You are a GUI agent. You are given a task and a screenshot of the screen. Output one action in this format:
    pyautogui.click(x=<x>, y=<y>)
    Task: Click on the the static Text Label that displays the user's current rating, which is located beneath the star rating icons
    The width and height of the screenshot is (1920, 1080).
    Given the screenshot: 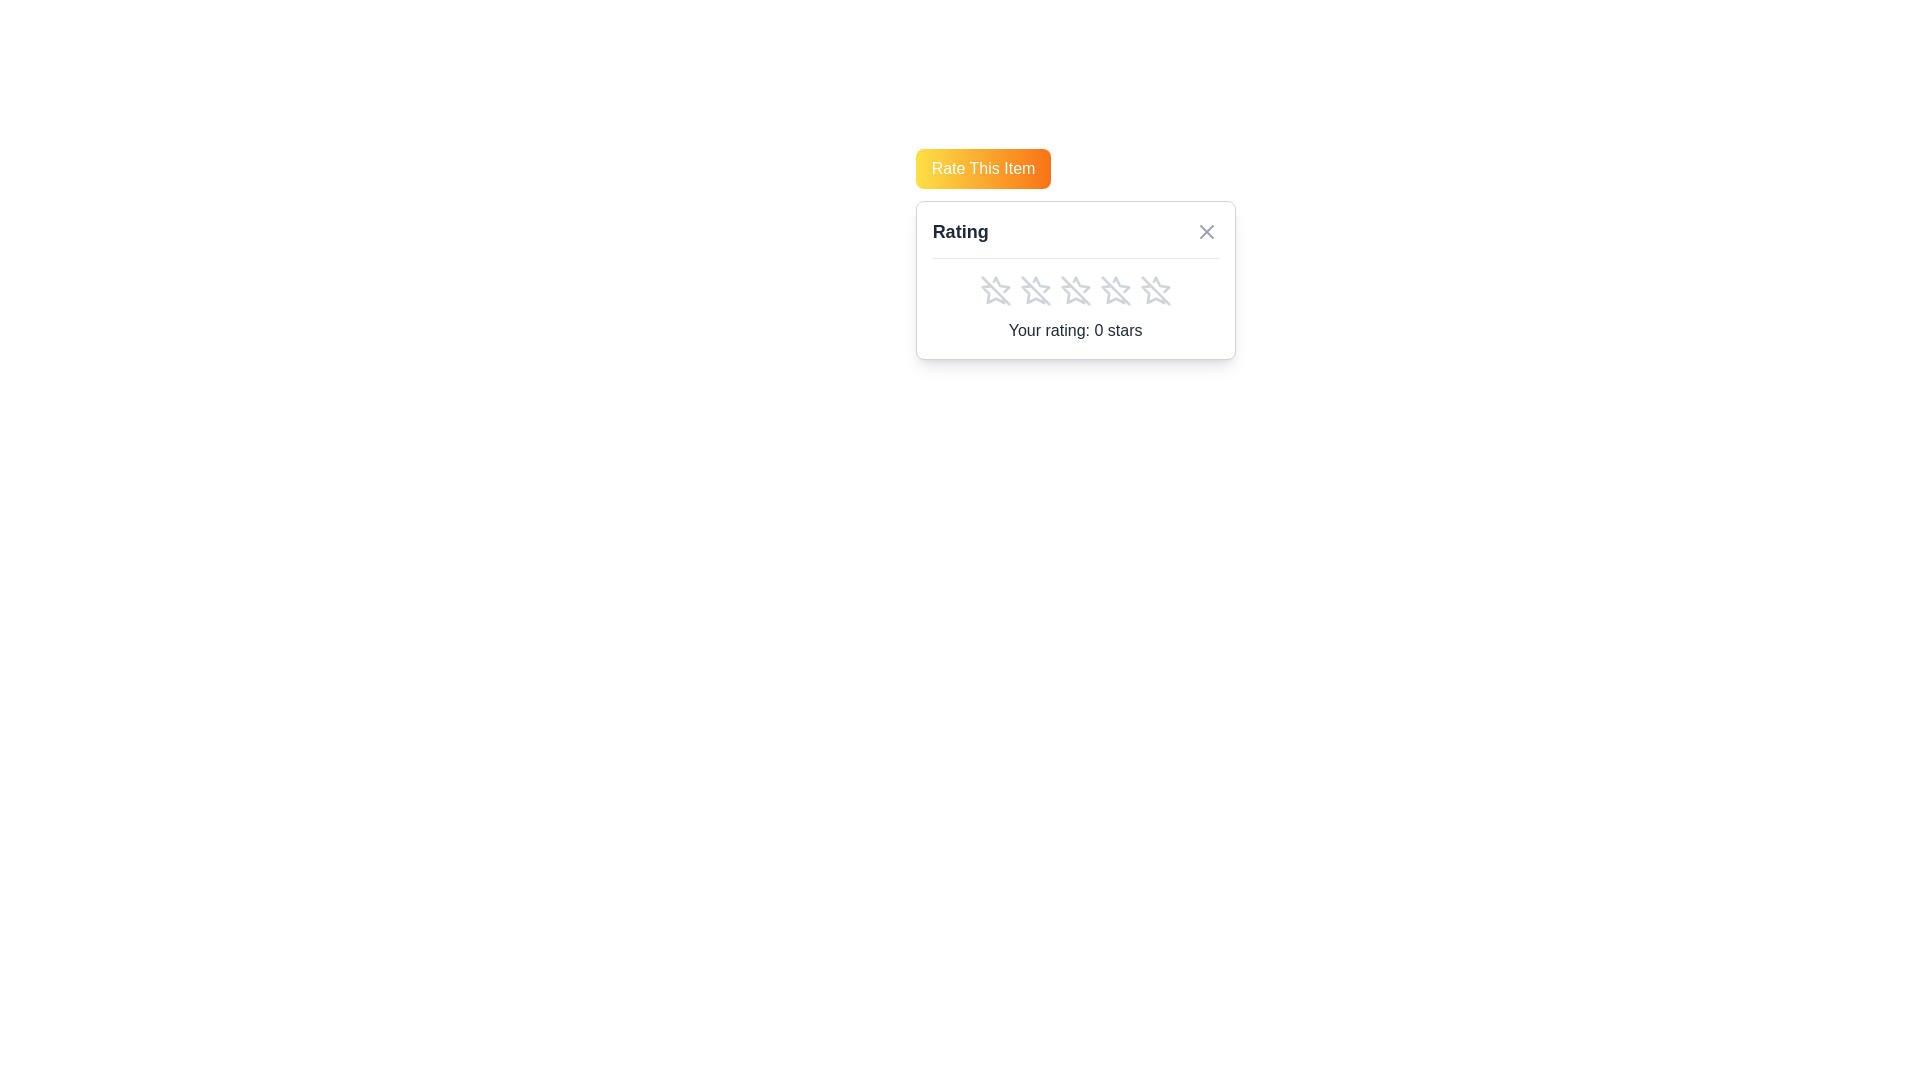 What is the action you would take?
    pyautogui.click(x=1074, y=330)
    